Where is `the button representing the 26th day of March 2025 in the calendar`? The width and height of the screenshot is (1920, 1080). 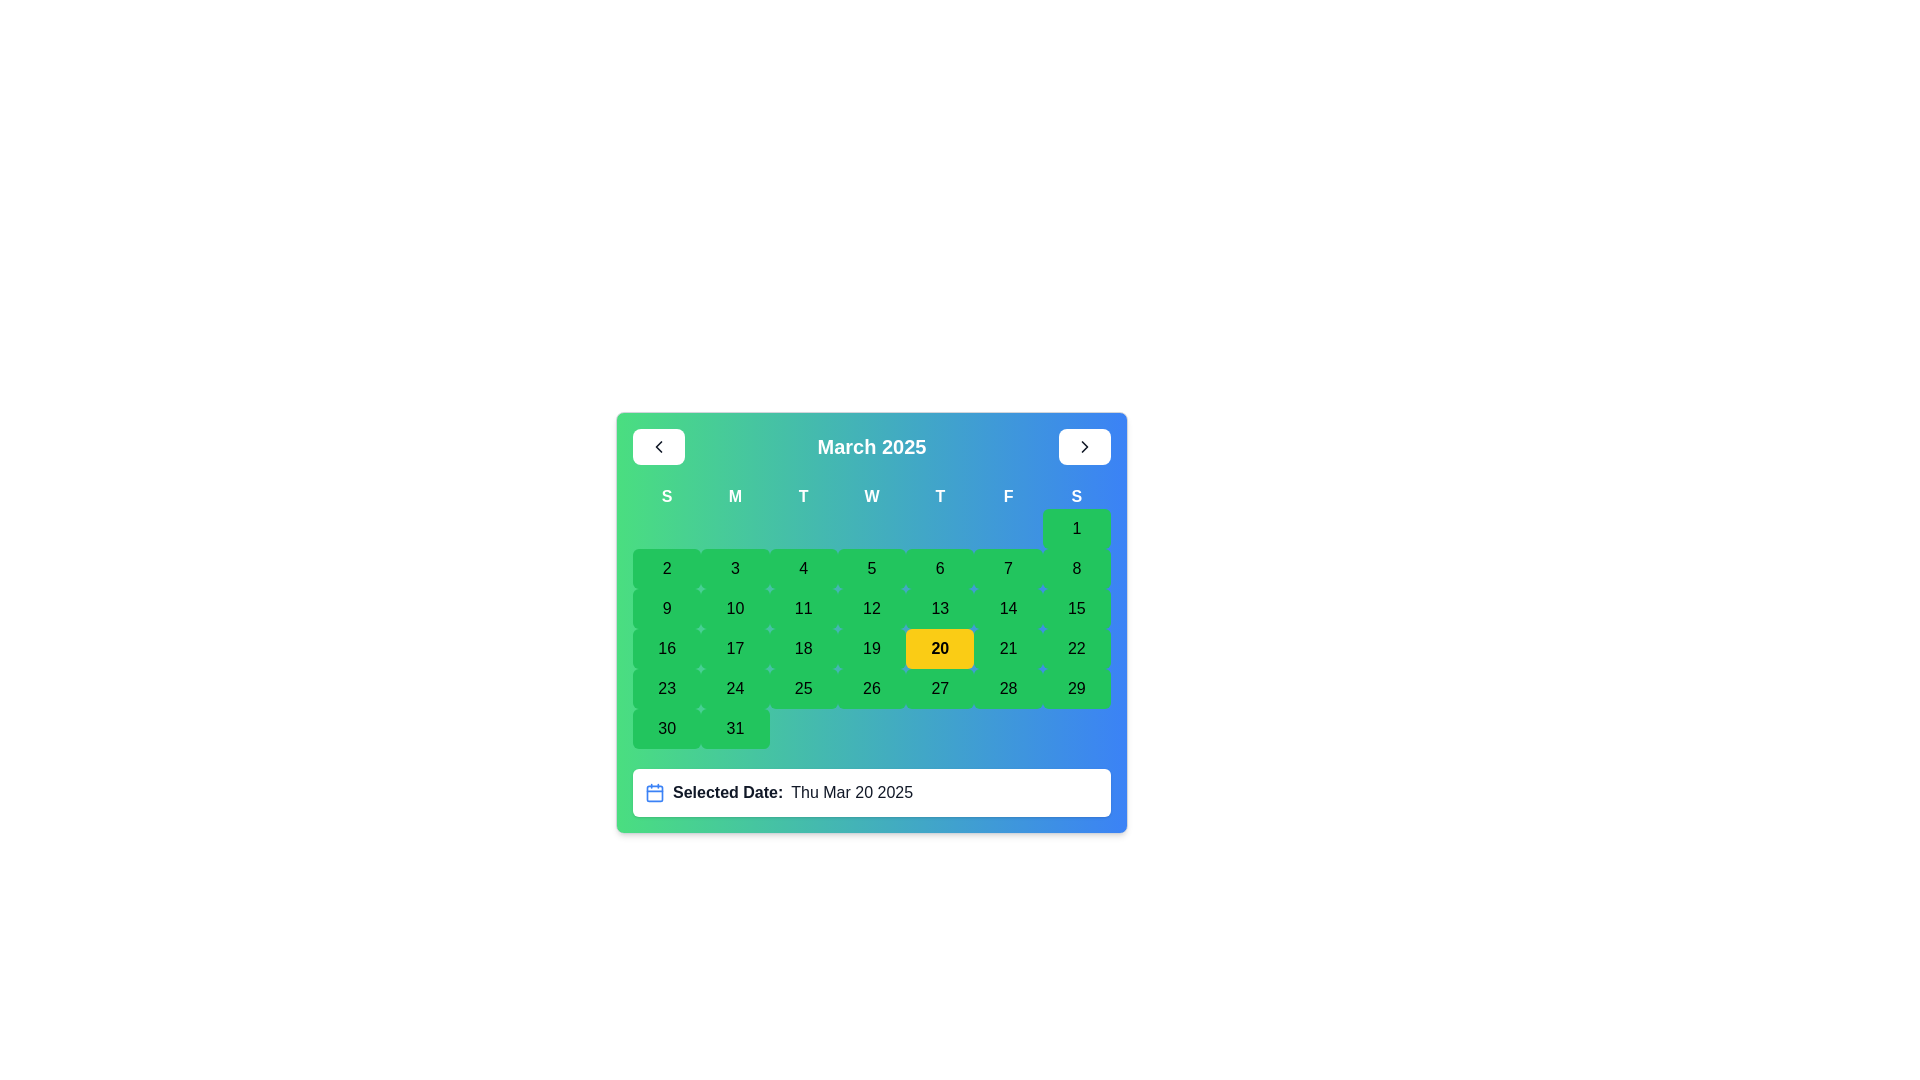 the button representing the 26th day of March 2025 in the calendar is located at coordinates (872, 688).